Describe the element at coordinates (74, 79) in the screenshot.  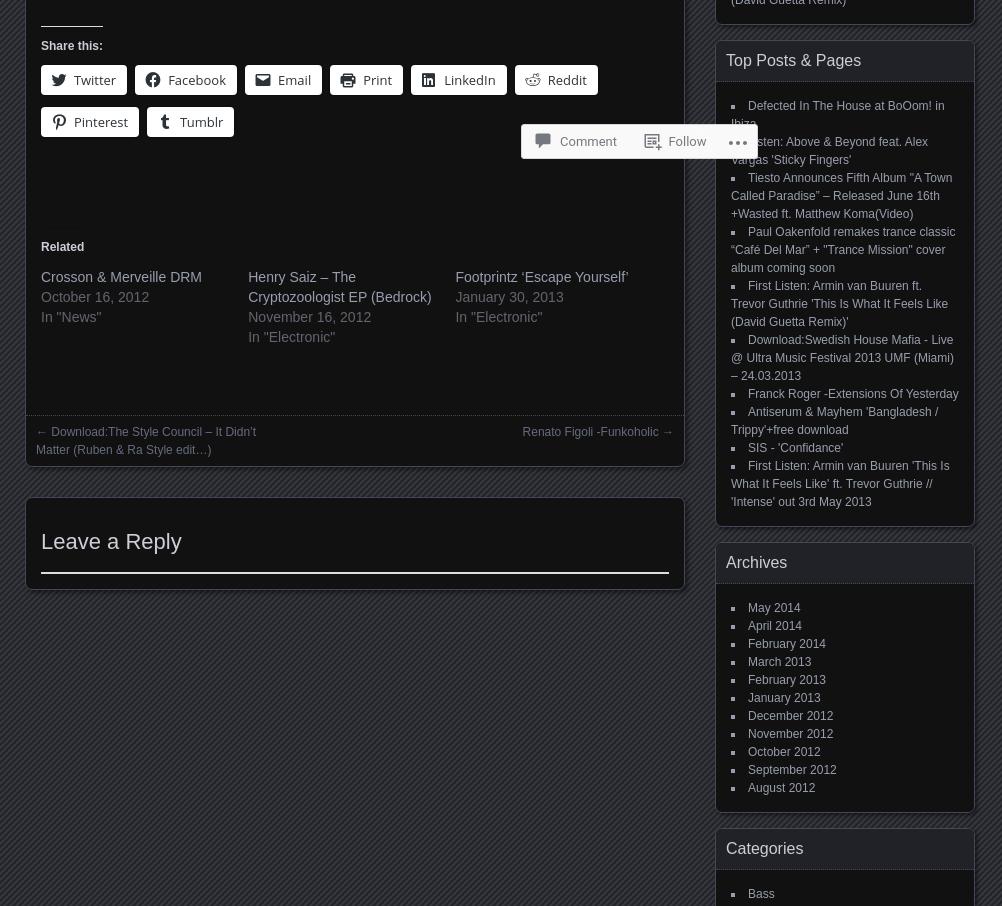
I see `'Twitter'` at that location.